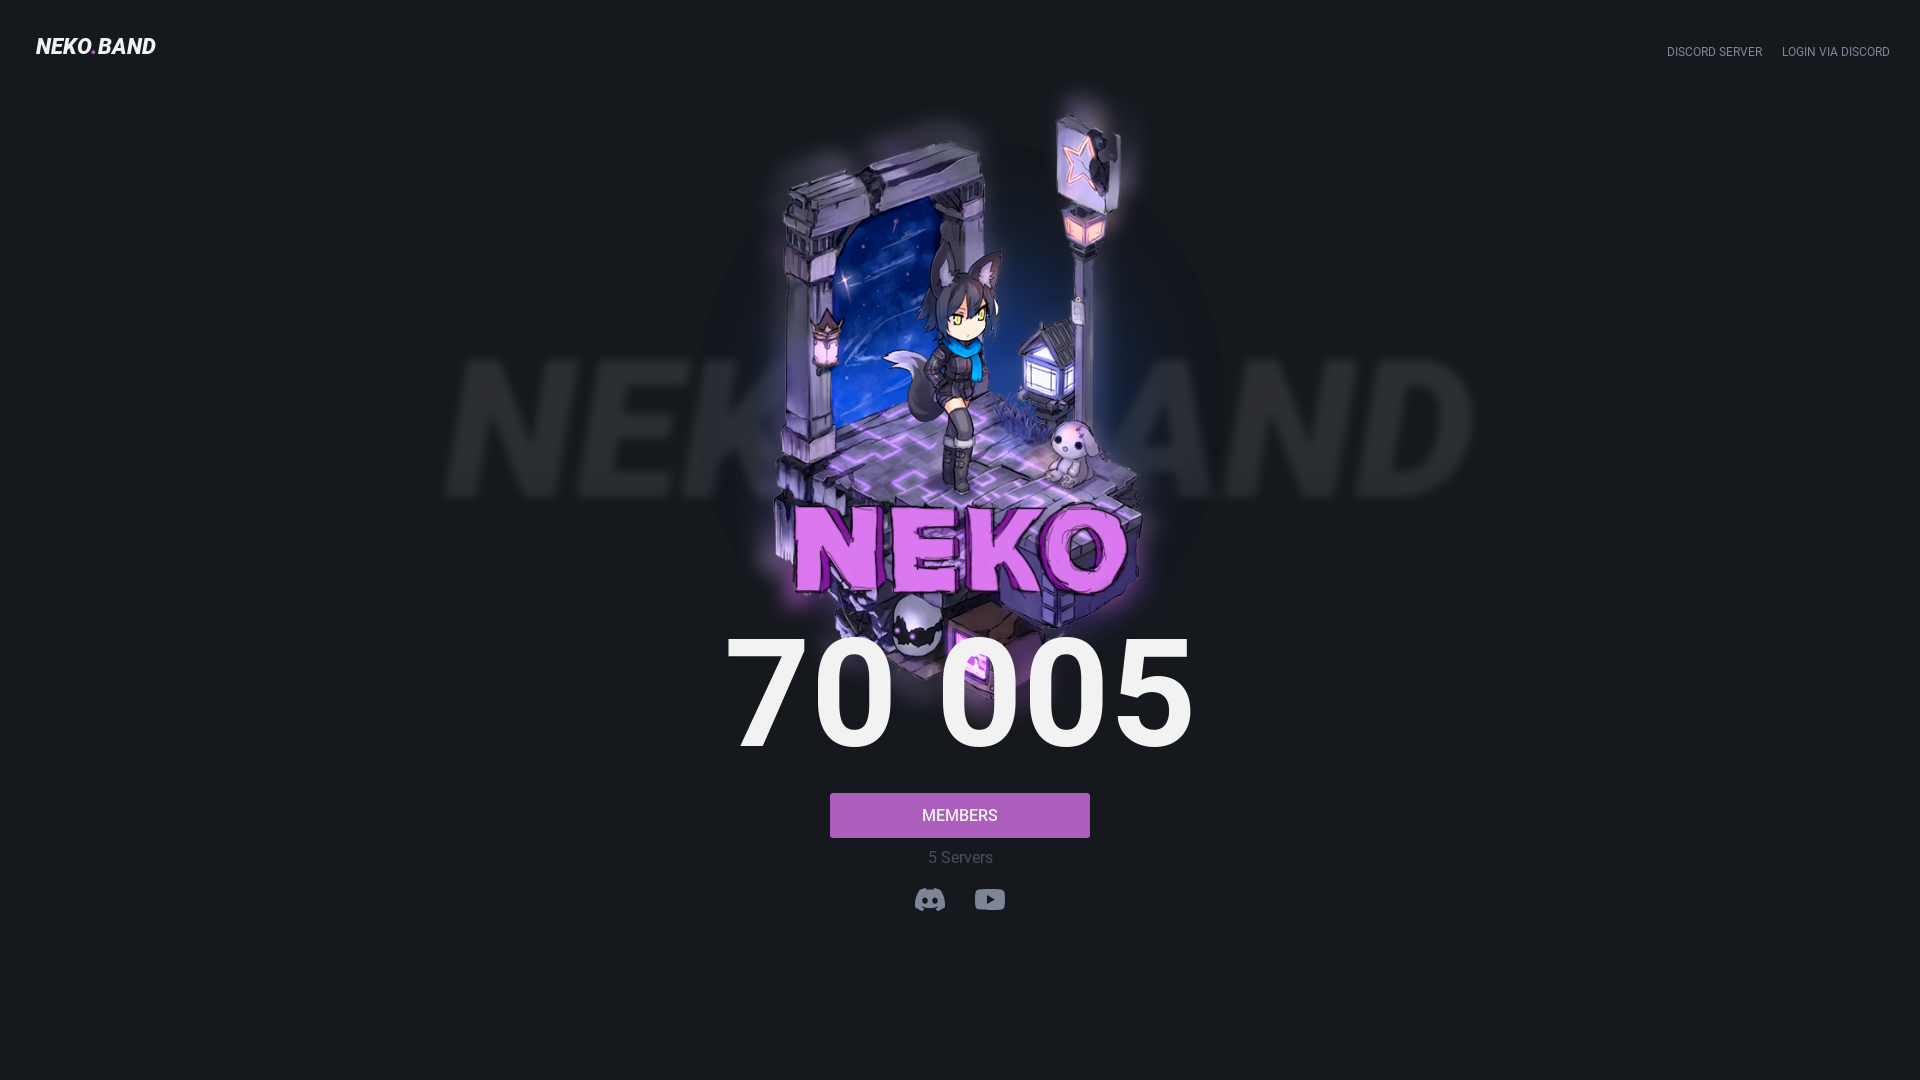 The height and width of the screenshot is (1080, 1920). I want to click on 'LOGIN VIA DISCORD', so click(1836, 50).